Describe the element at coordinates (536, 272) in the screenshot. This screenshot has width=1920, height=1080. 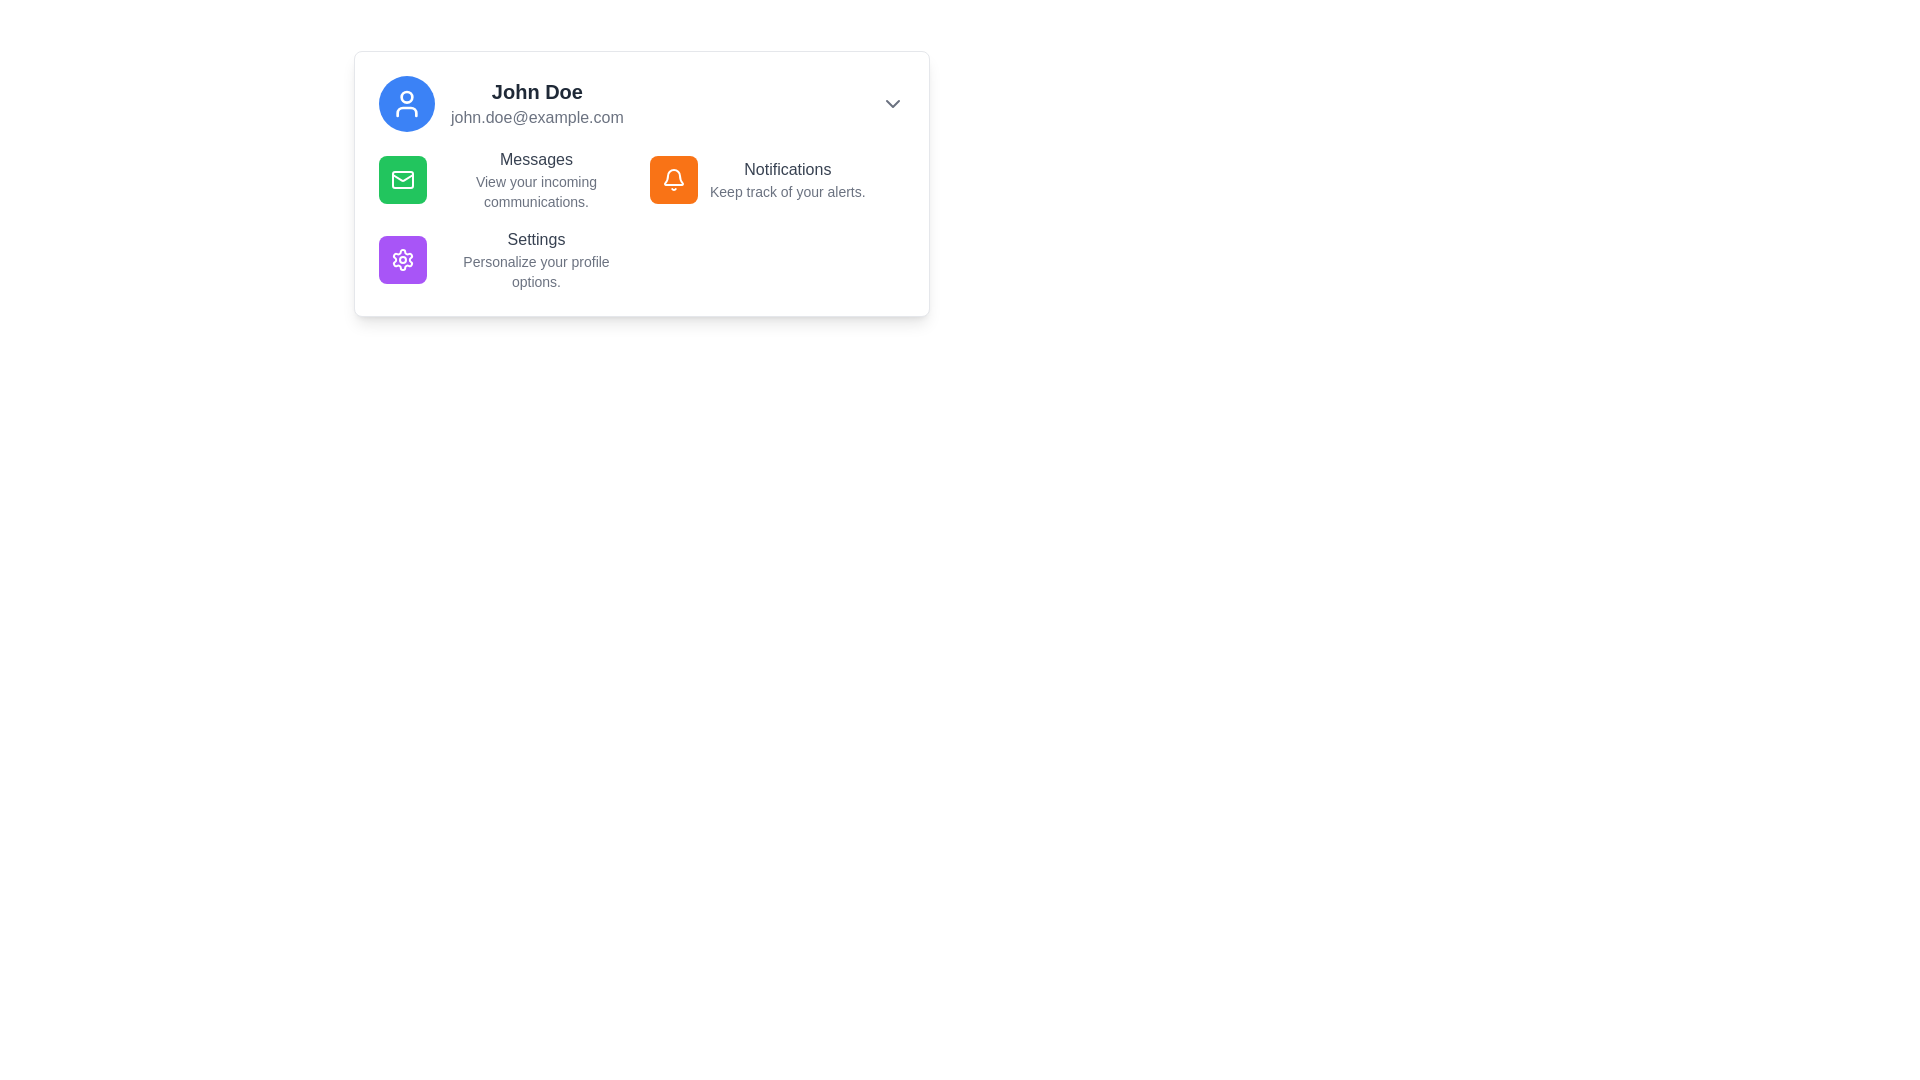
I see `the text label that says 'Personalize your profile options.' which is located beneath the 'Settings' header in the Settings section` at that location.